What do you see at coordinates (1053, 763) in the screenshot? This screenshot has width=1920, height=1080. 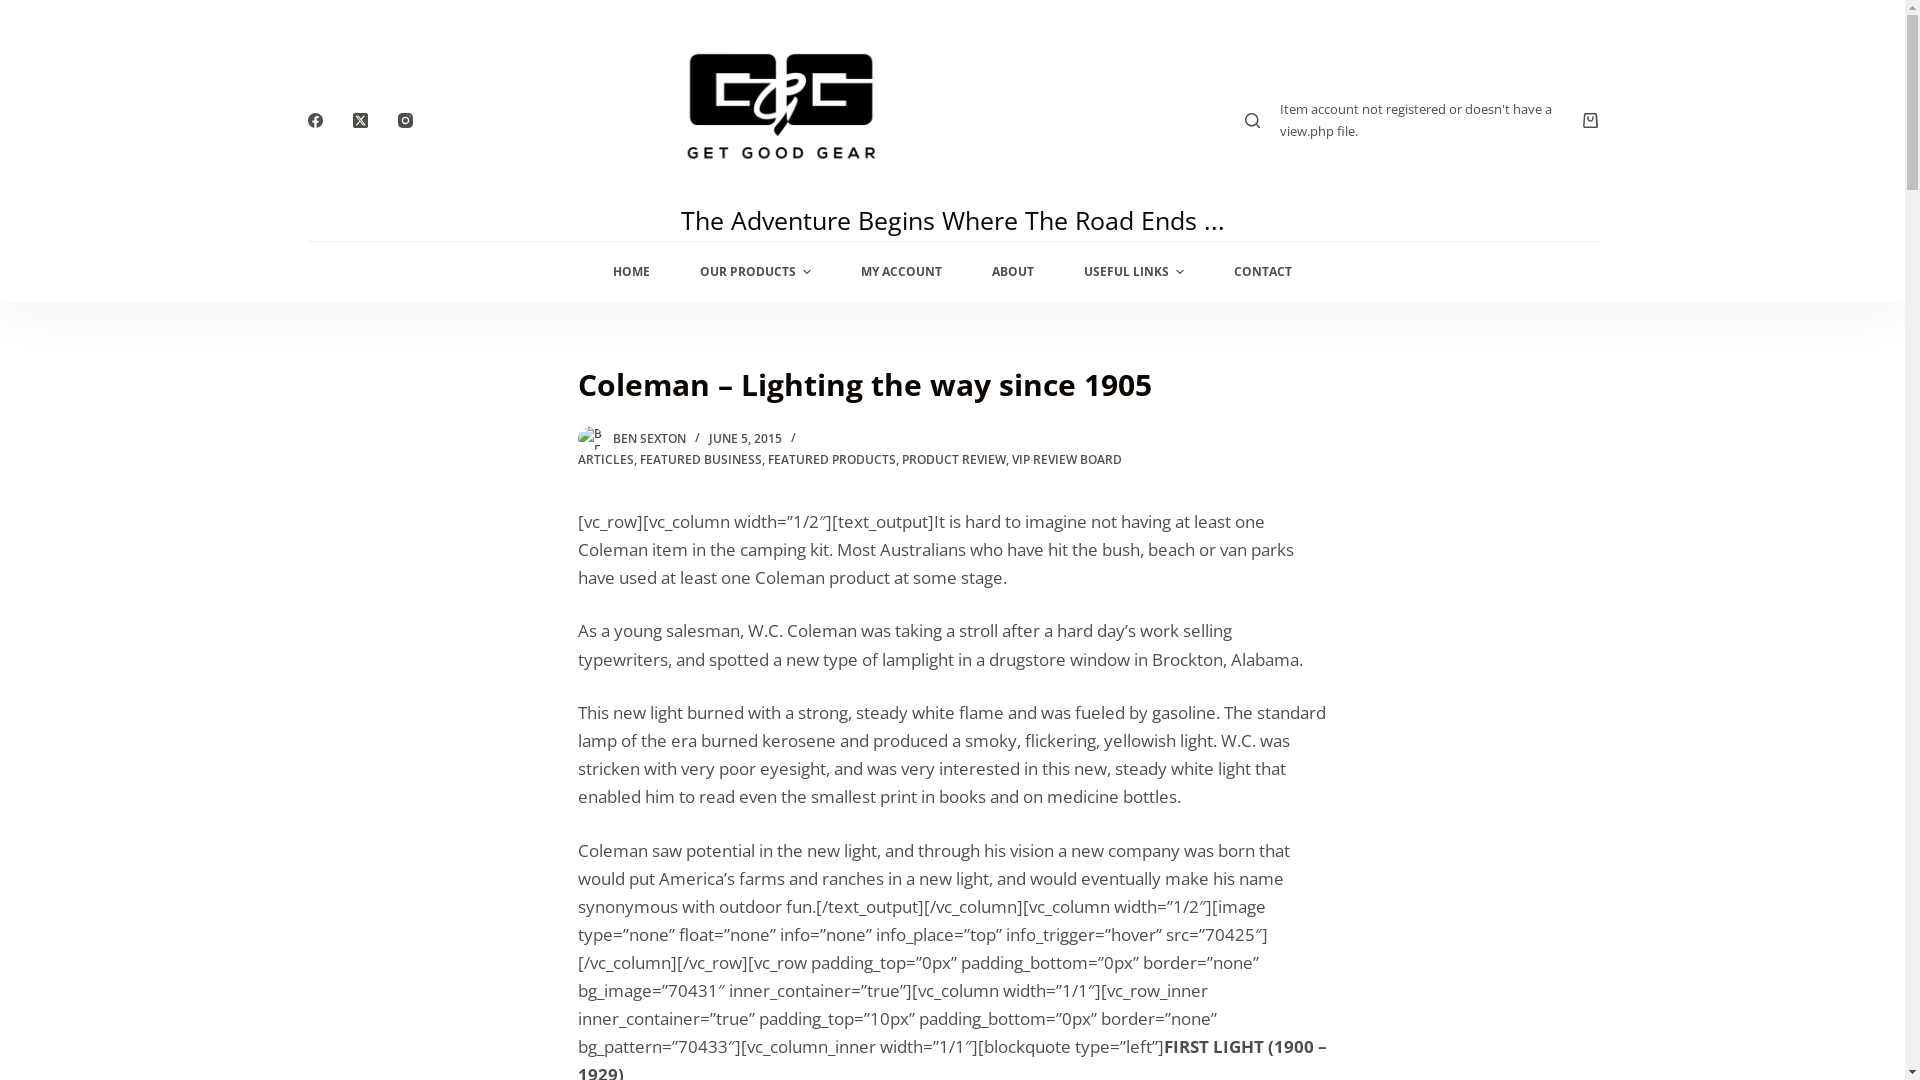 I see `'Terms & Conditions'` at bounding box center [1053, 763].